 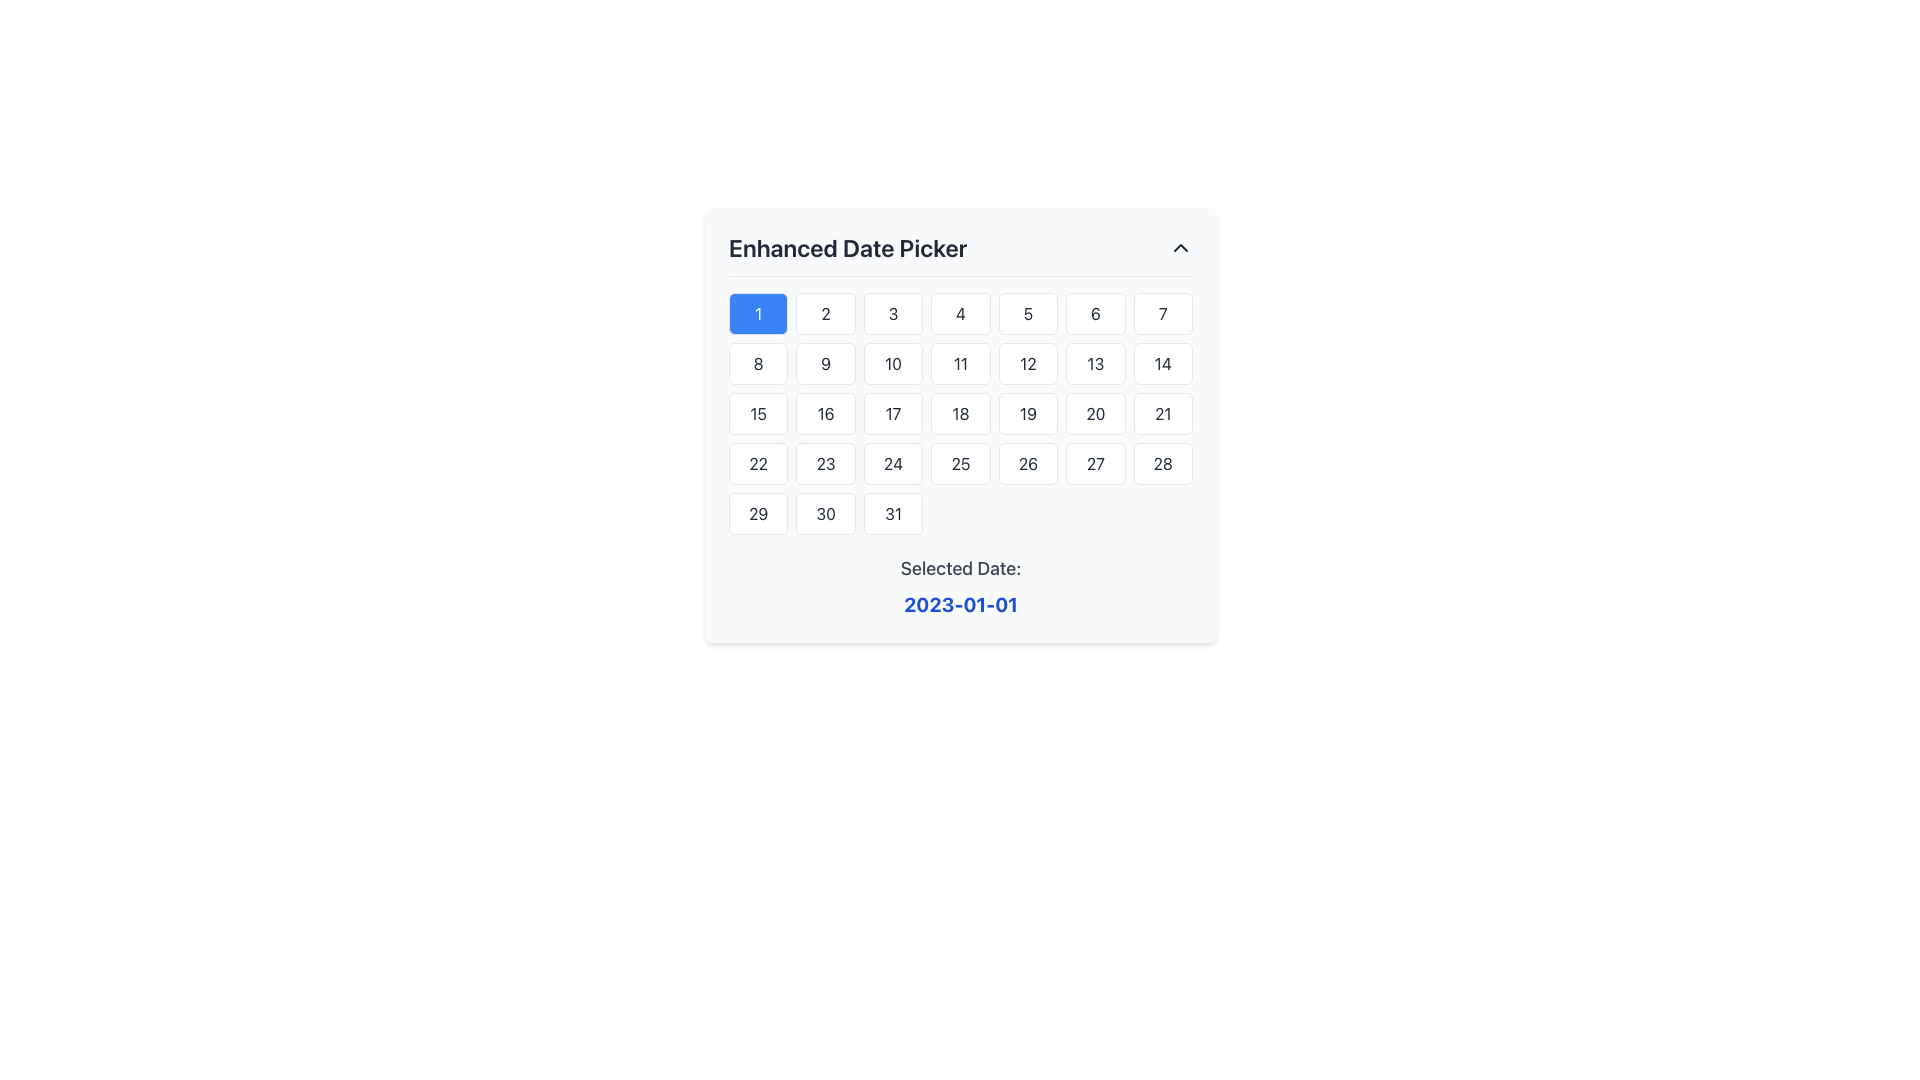 I want to click on the button representing the 11th day in the calendar grid of the date picker, so click(x=960, y=363).